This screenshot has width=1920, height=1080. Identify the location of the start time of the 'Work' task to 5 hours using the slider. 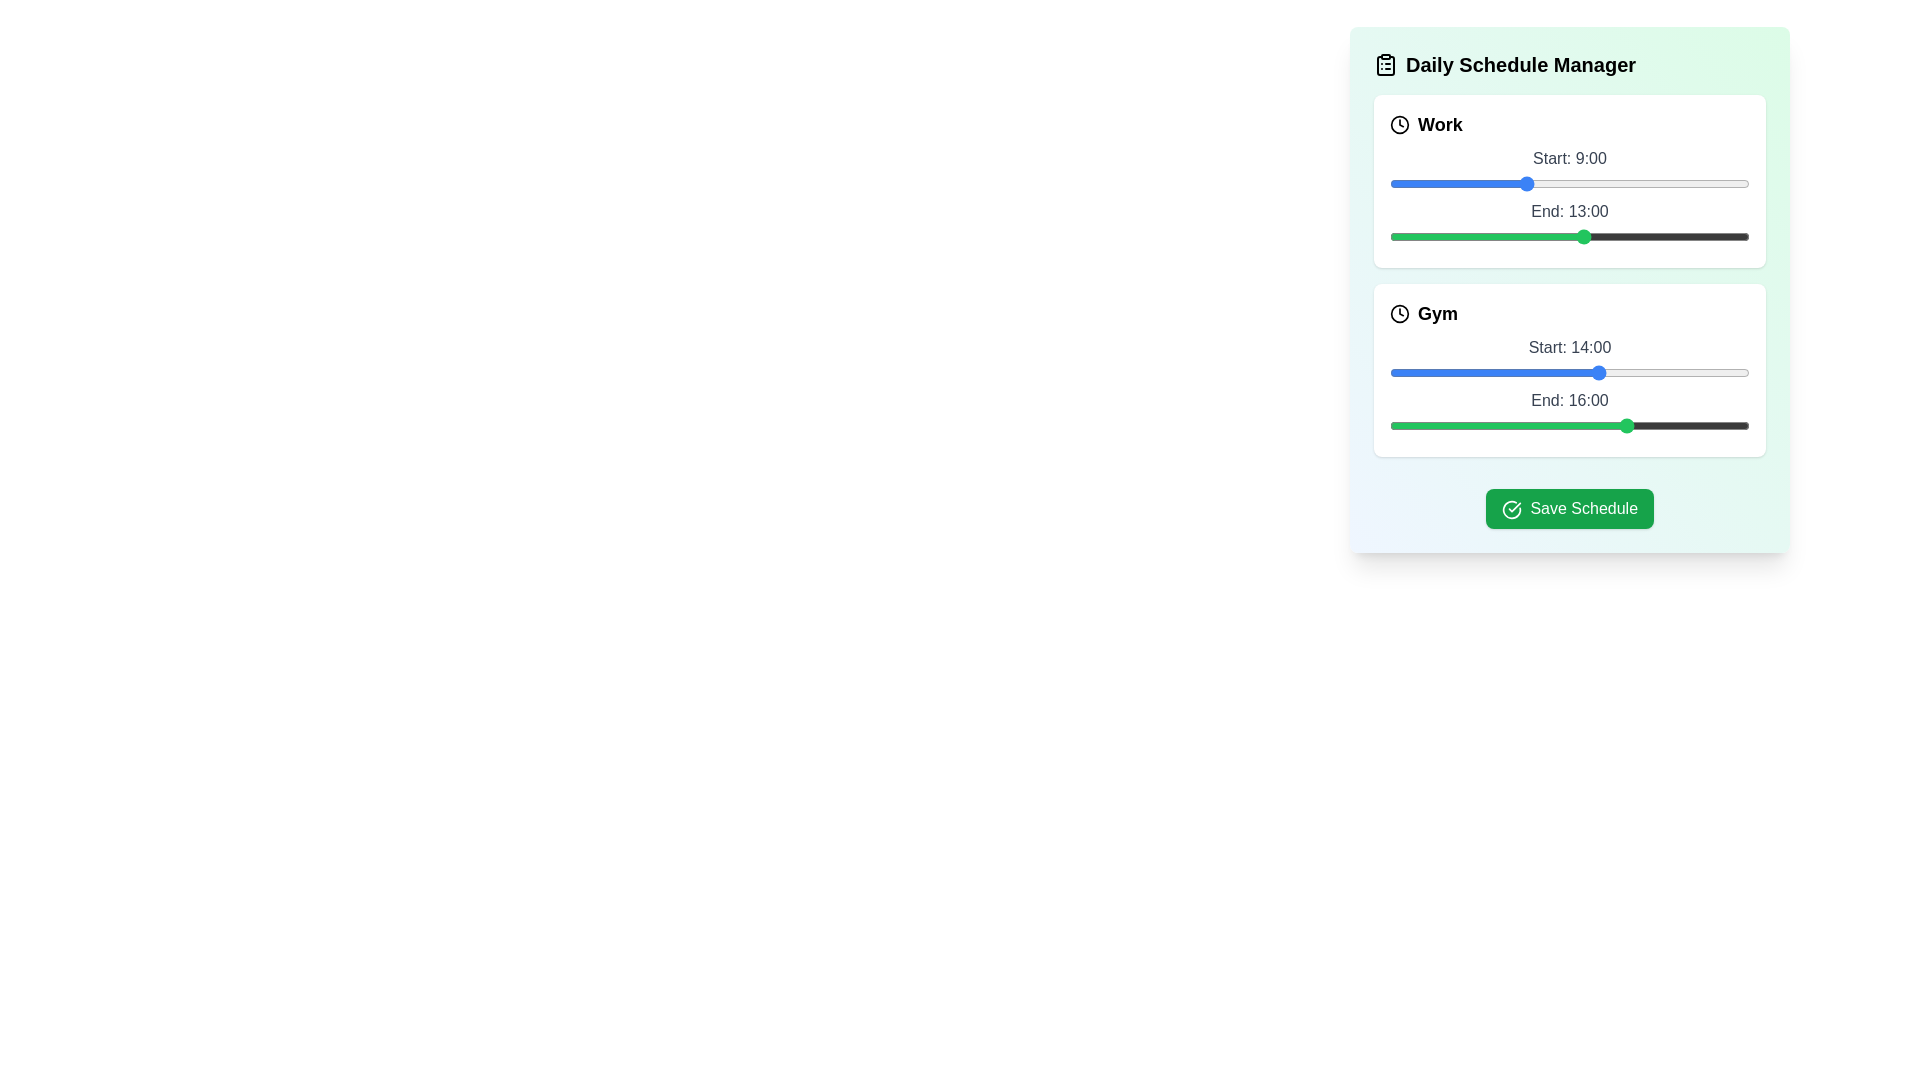
(1464, 184).